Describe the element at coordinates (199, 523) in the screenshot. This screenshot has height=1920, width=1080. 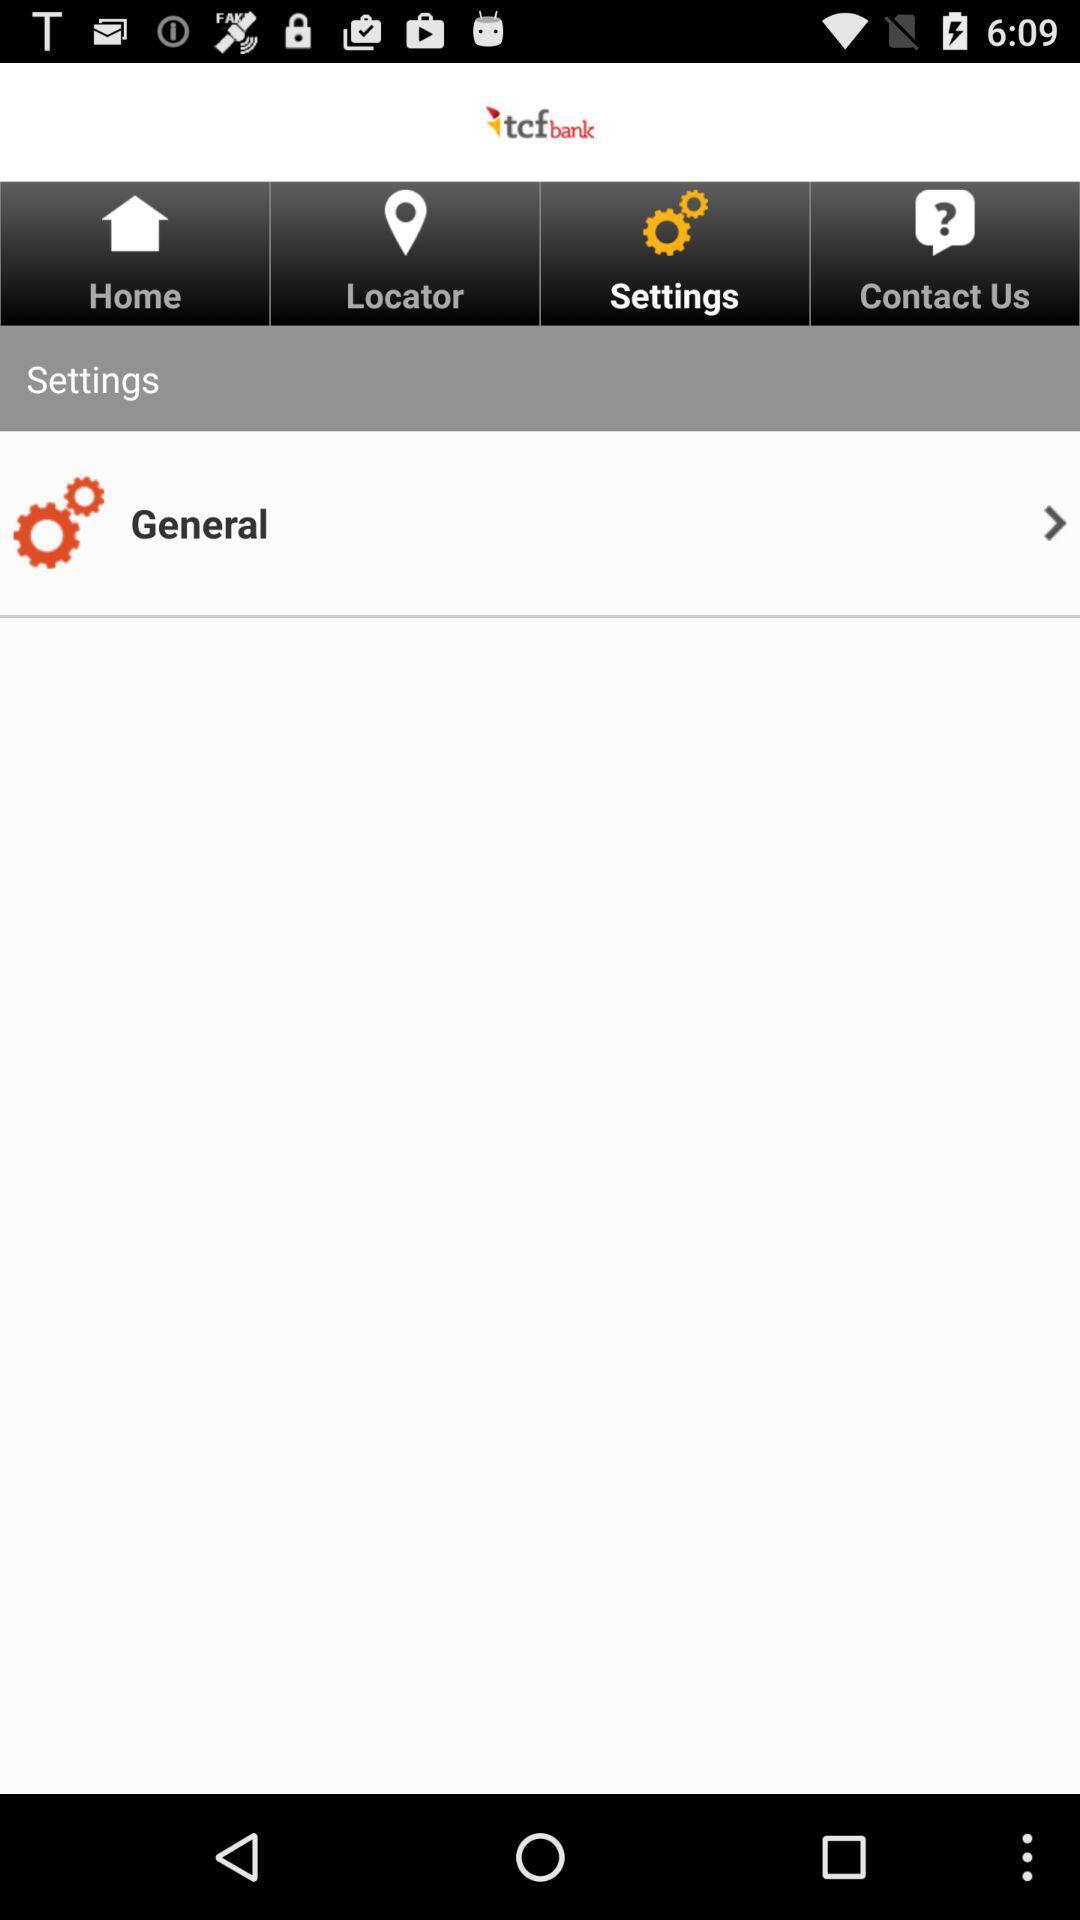
I see `app below settings` at that location.